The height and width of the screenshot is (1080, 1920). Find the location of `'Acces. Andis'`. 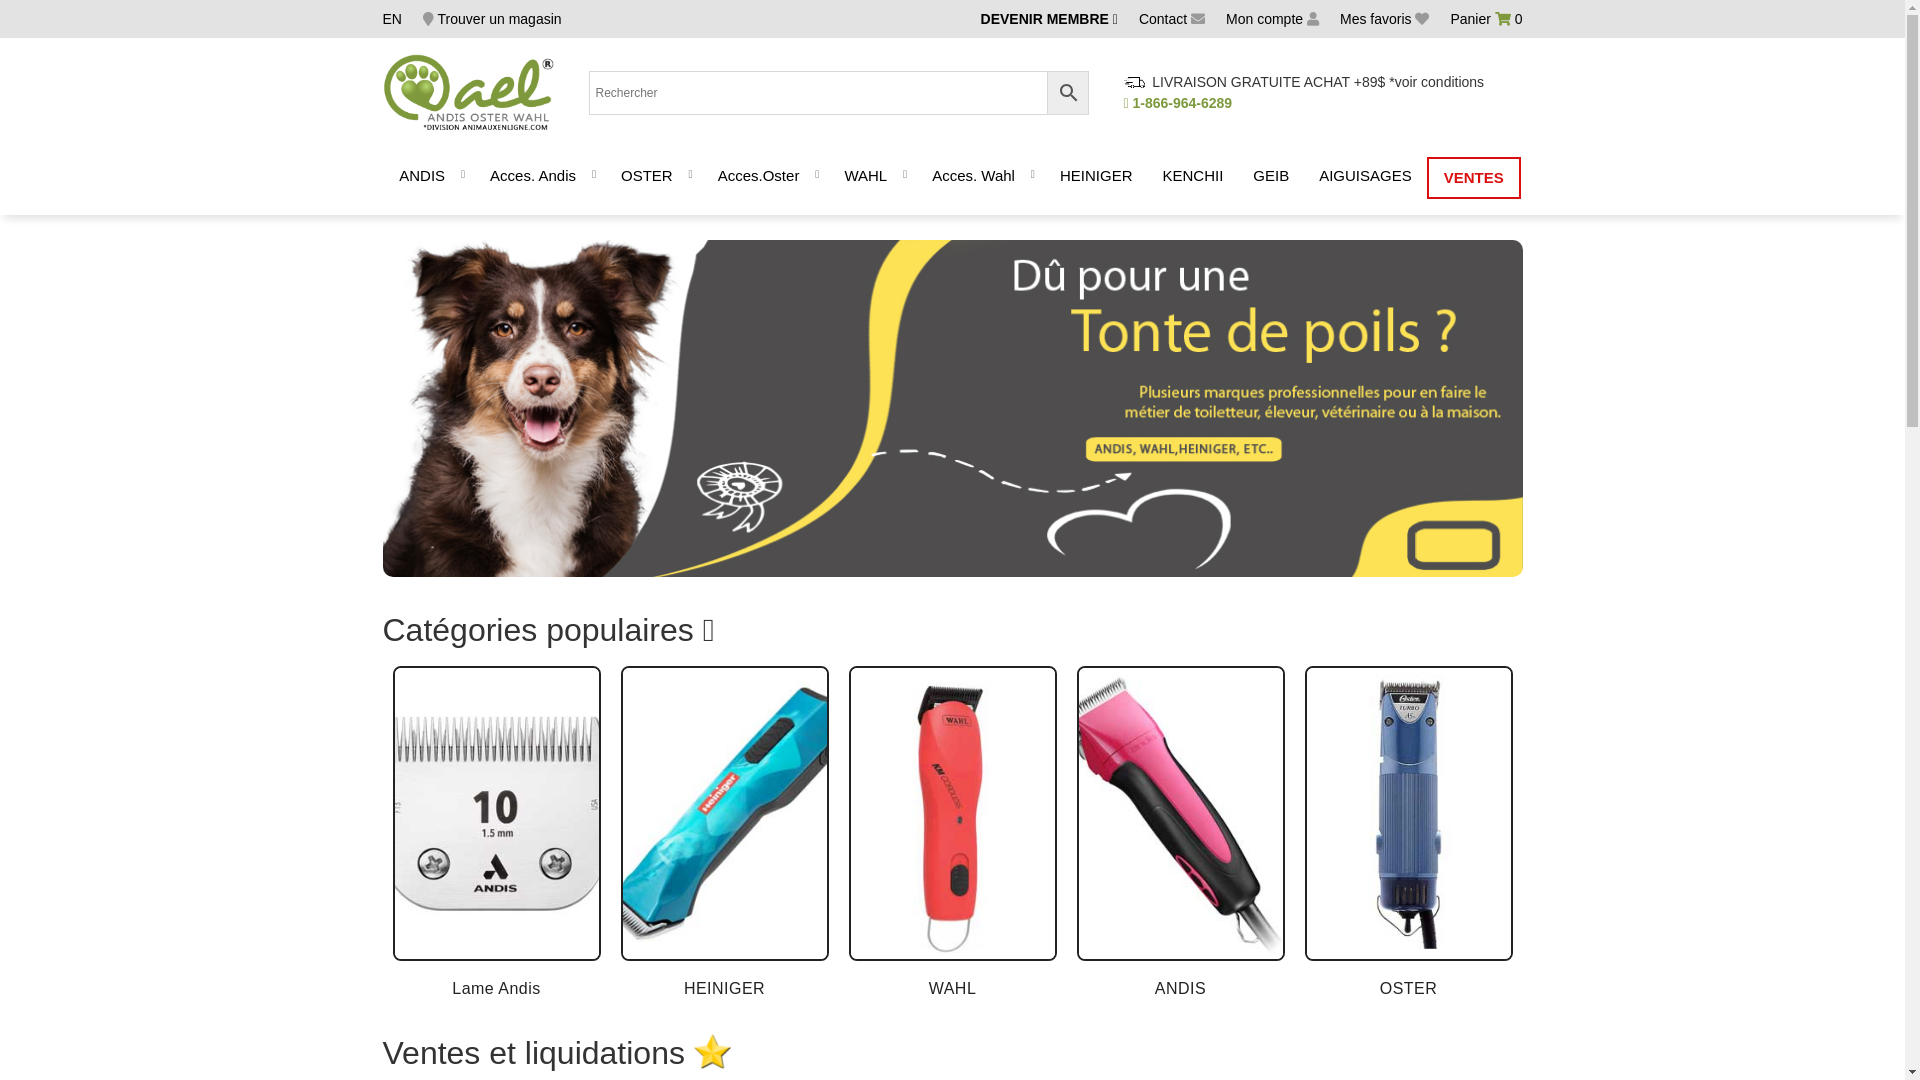

'Acces. Andis' is located at coordinates (474, 176).